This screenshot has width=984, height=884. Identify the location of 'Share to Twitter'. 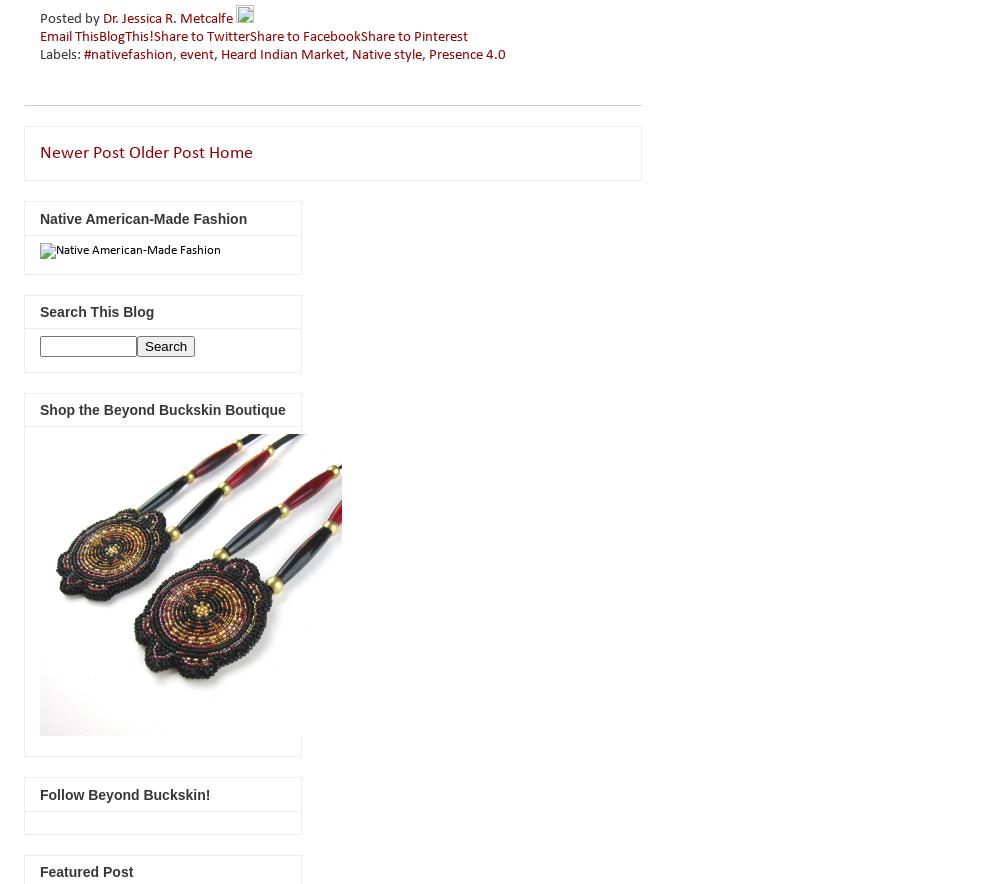
(202, 37).